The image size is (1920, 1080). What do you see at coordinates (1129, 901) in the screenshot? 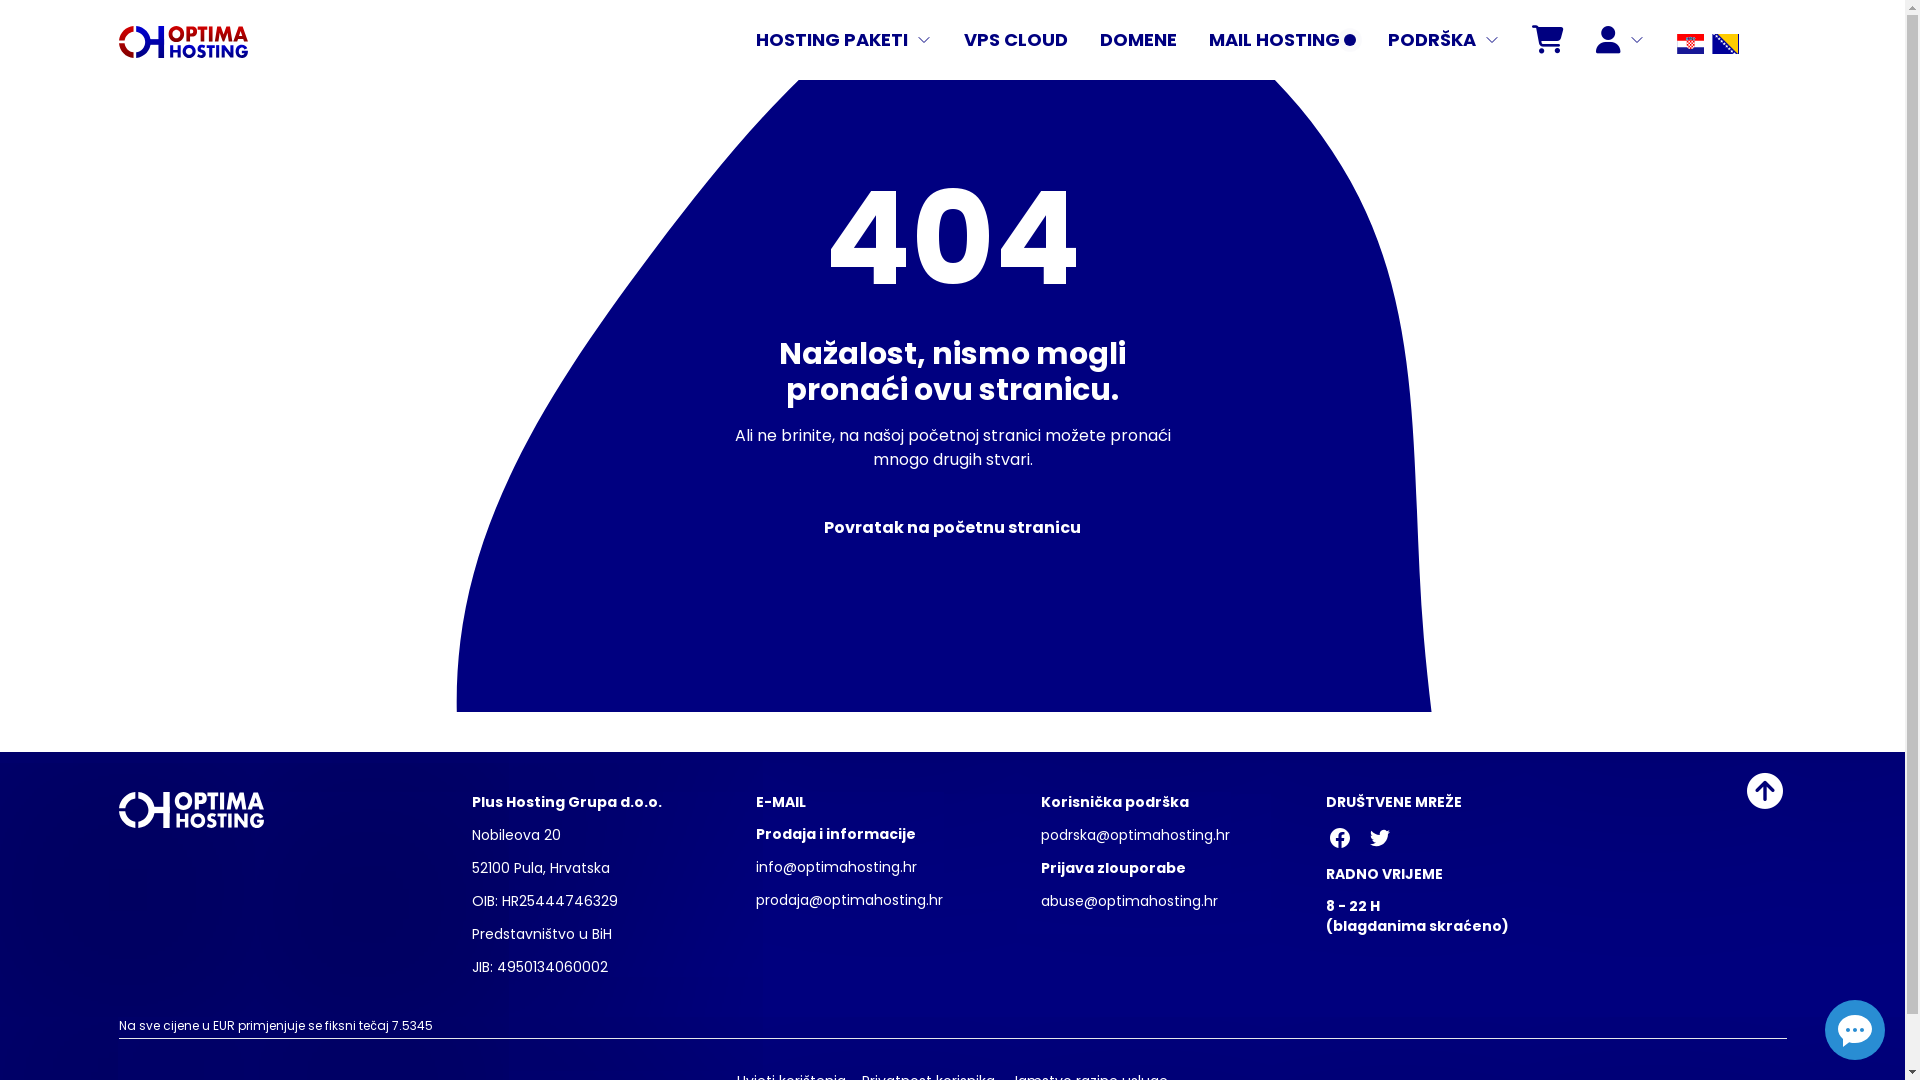
I see `'abuse@optimahosting.hr'` at bounding box center [1129, 901].